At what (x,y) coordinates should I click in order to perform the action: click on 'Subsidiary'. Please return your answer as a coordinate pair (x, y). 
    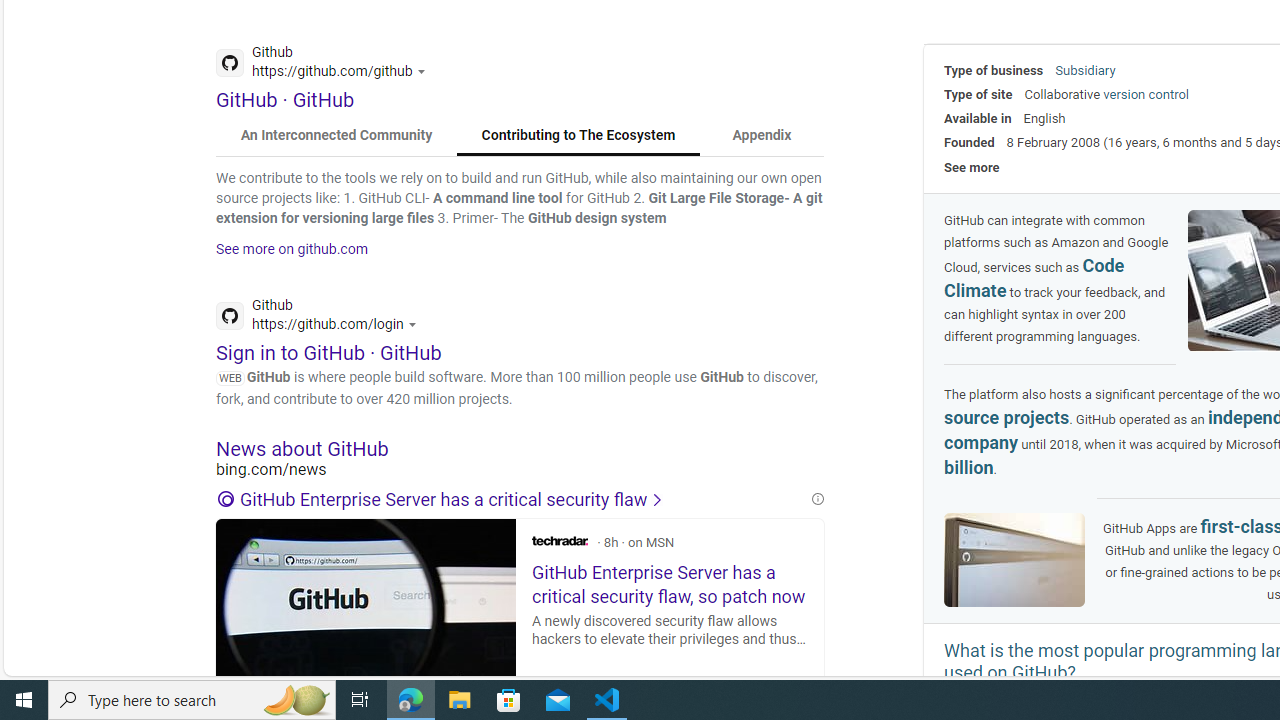
    Looking at the image, I should click on (1084, 69).